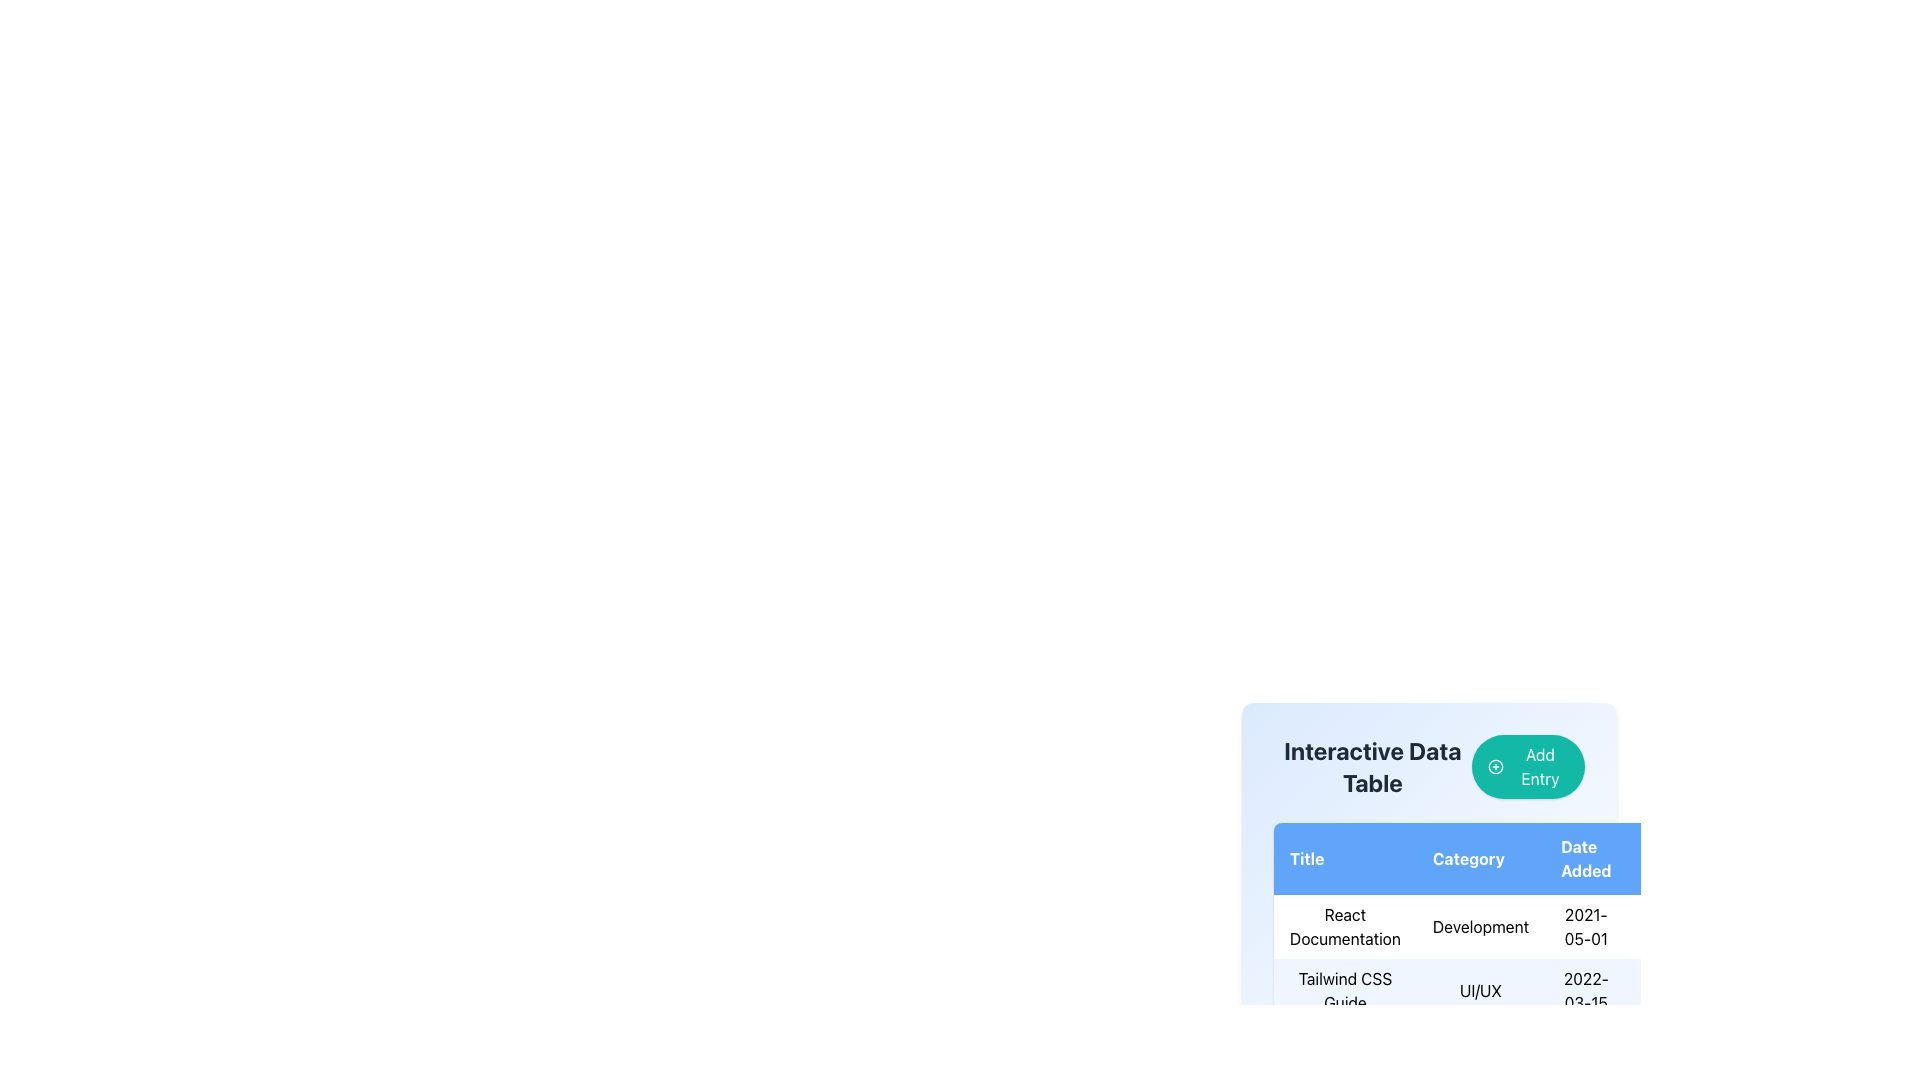 This screenshot has height=1080, width=1920. What do you see at coordinates (1496, 958) in the screenshot?
I see `the second row in the data table that contains details about its title, category, and date added` at bounding box center [1496, 958].